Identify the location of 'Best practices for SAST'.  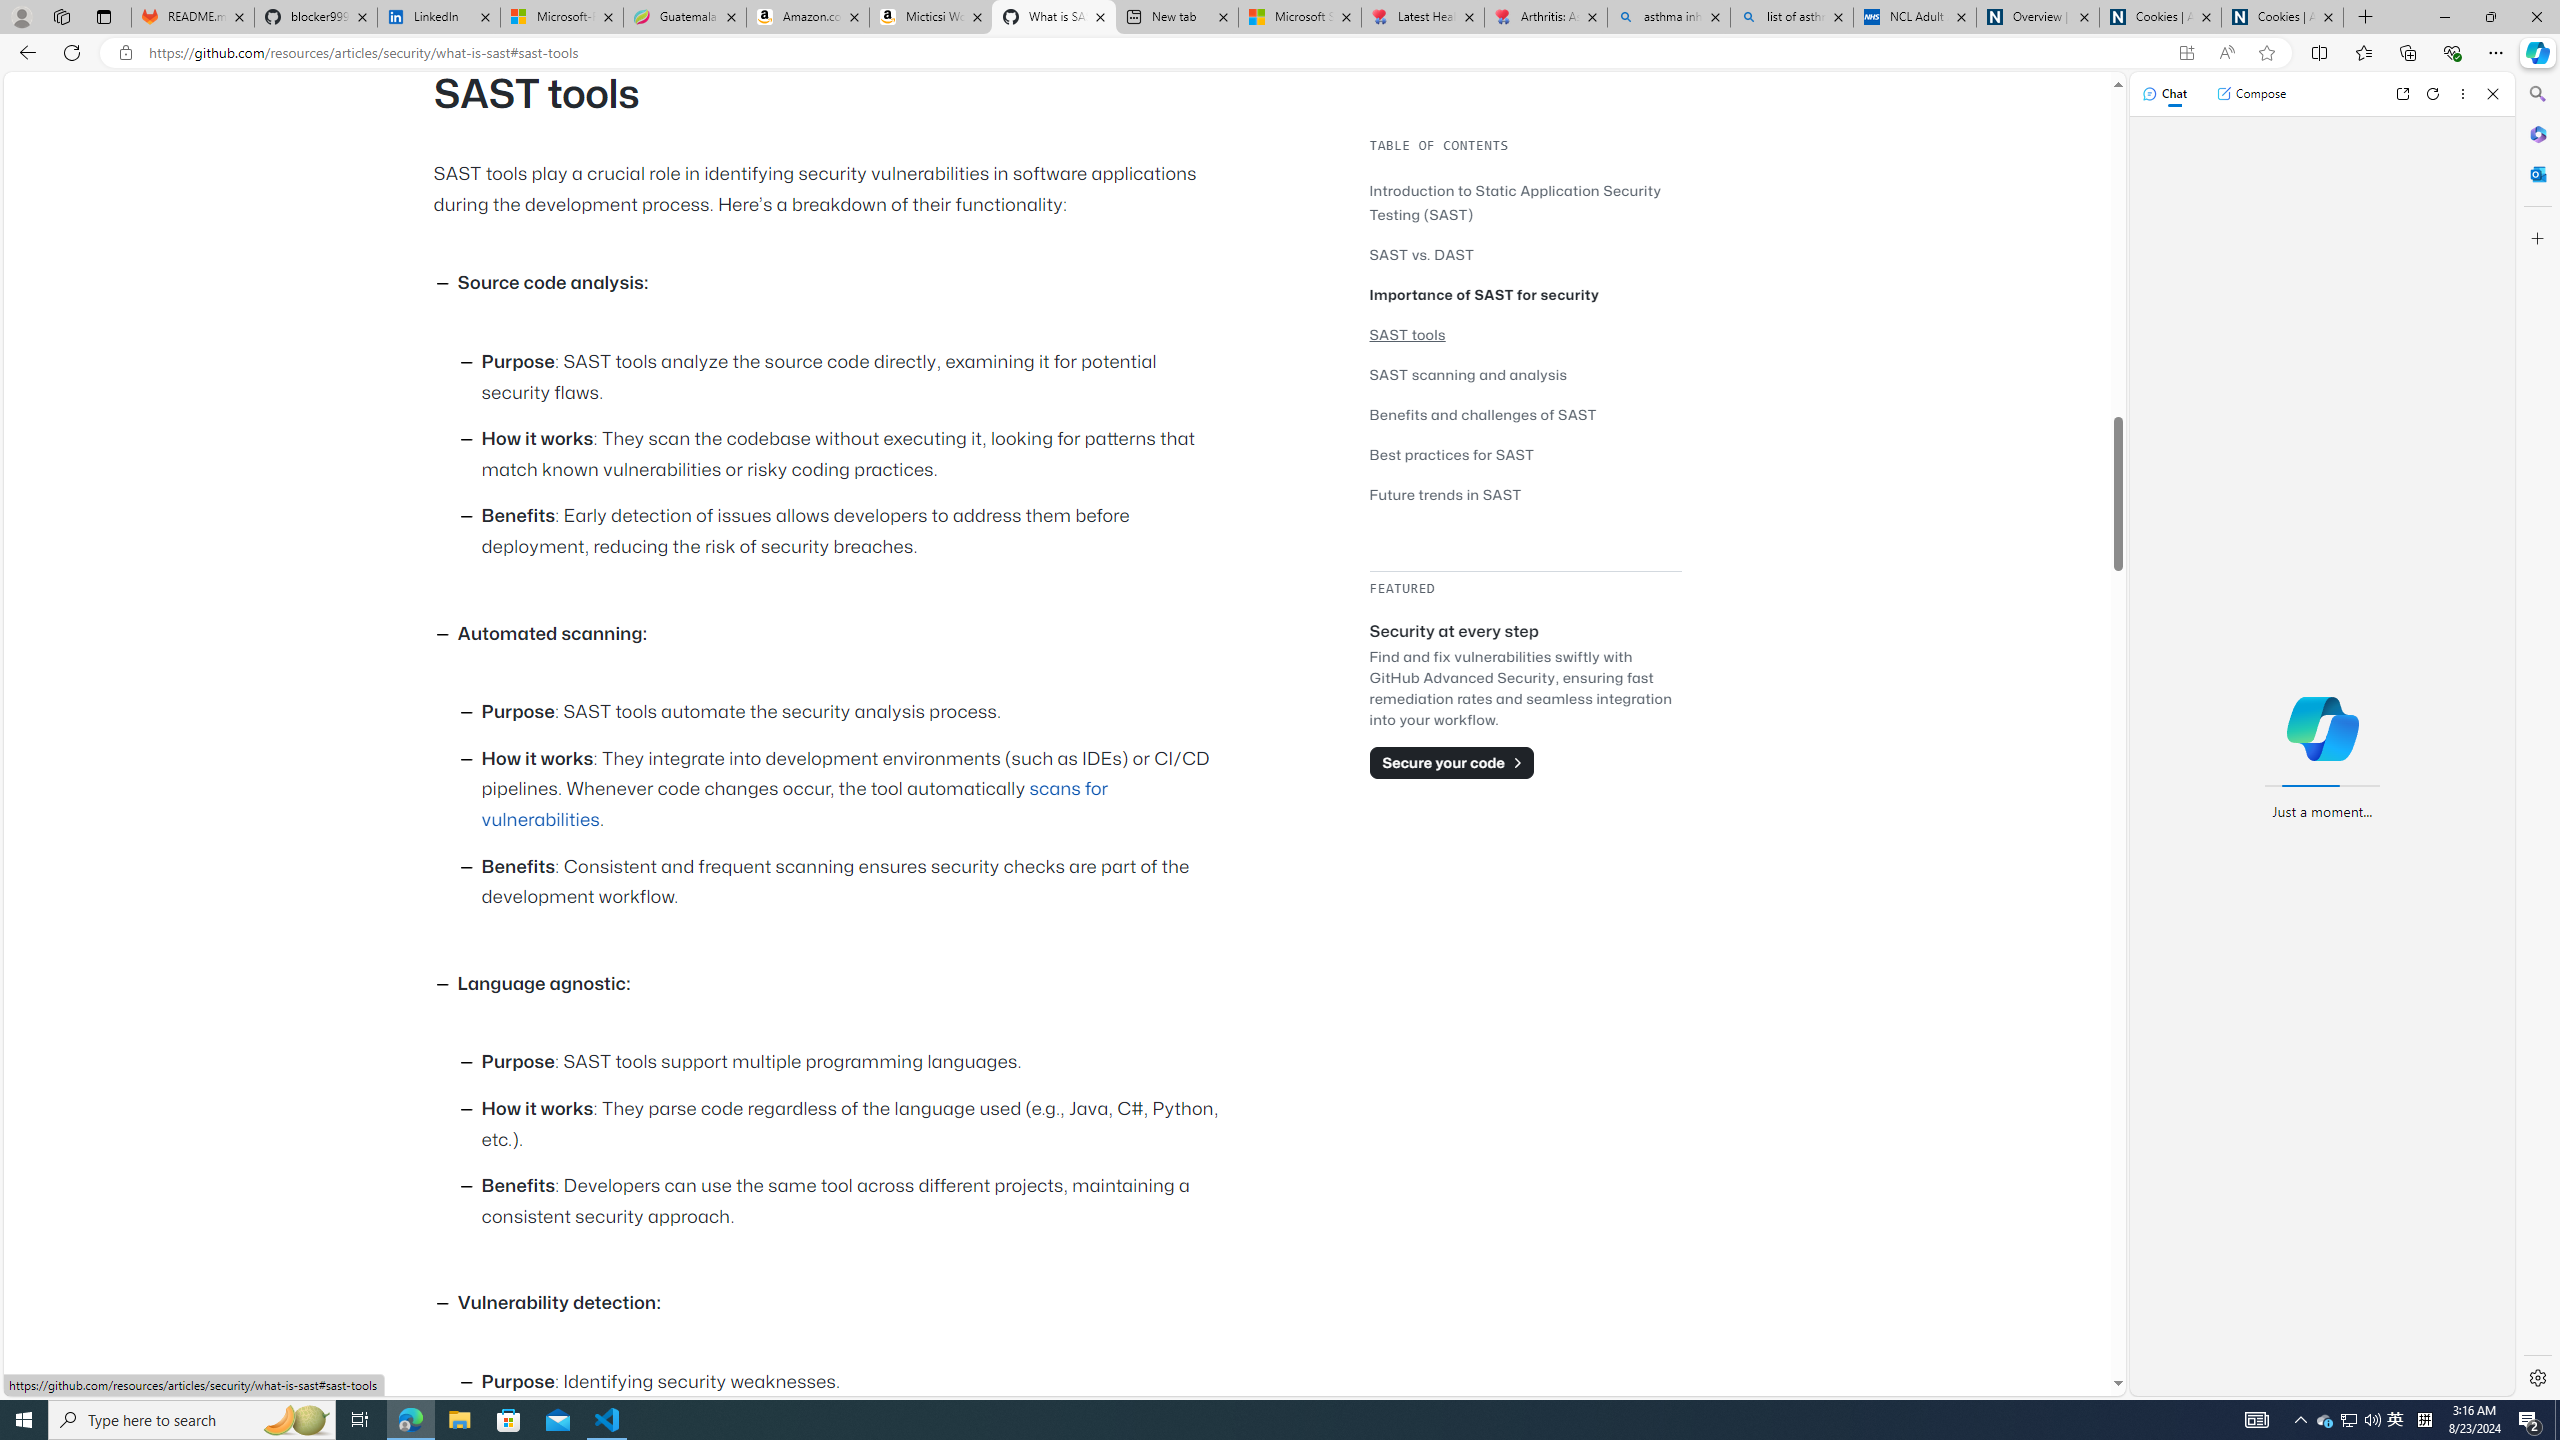
(1524, 453).